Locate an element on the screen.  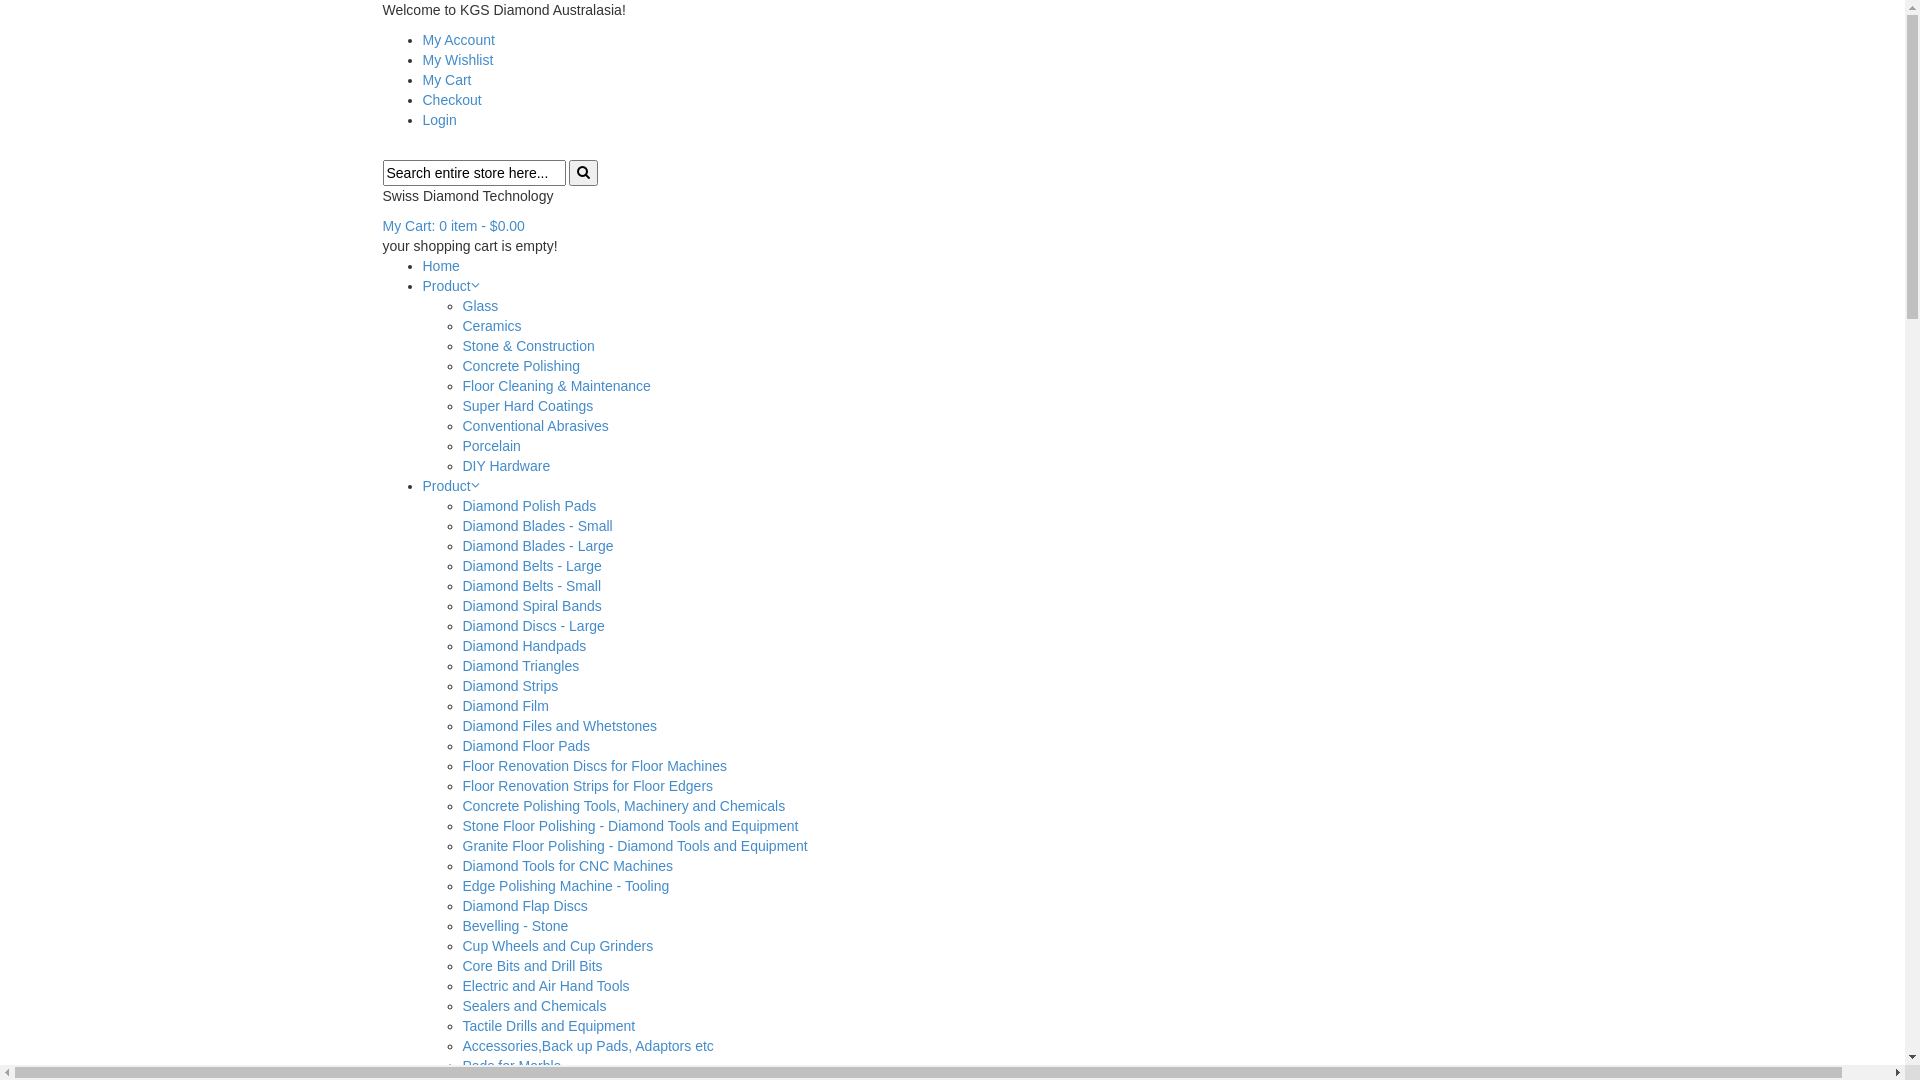
'Diamond Film' is located at coordinates (504, 704).